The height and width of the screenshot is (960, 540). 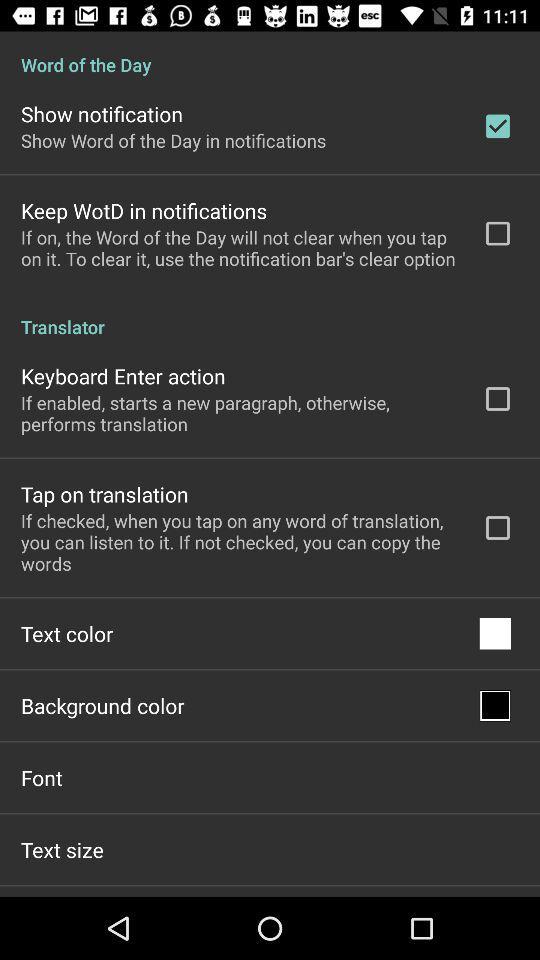 I want to click on the background color app, so click(x=102, y=705).